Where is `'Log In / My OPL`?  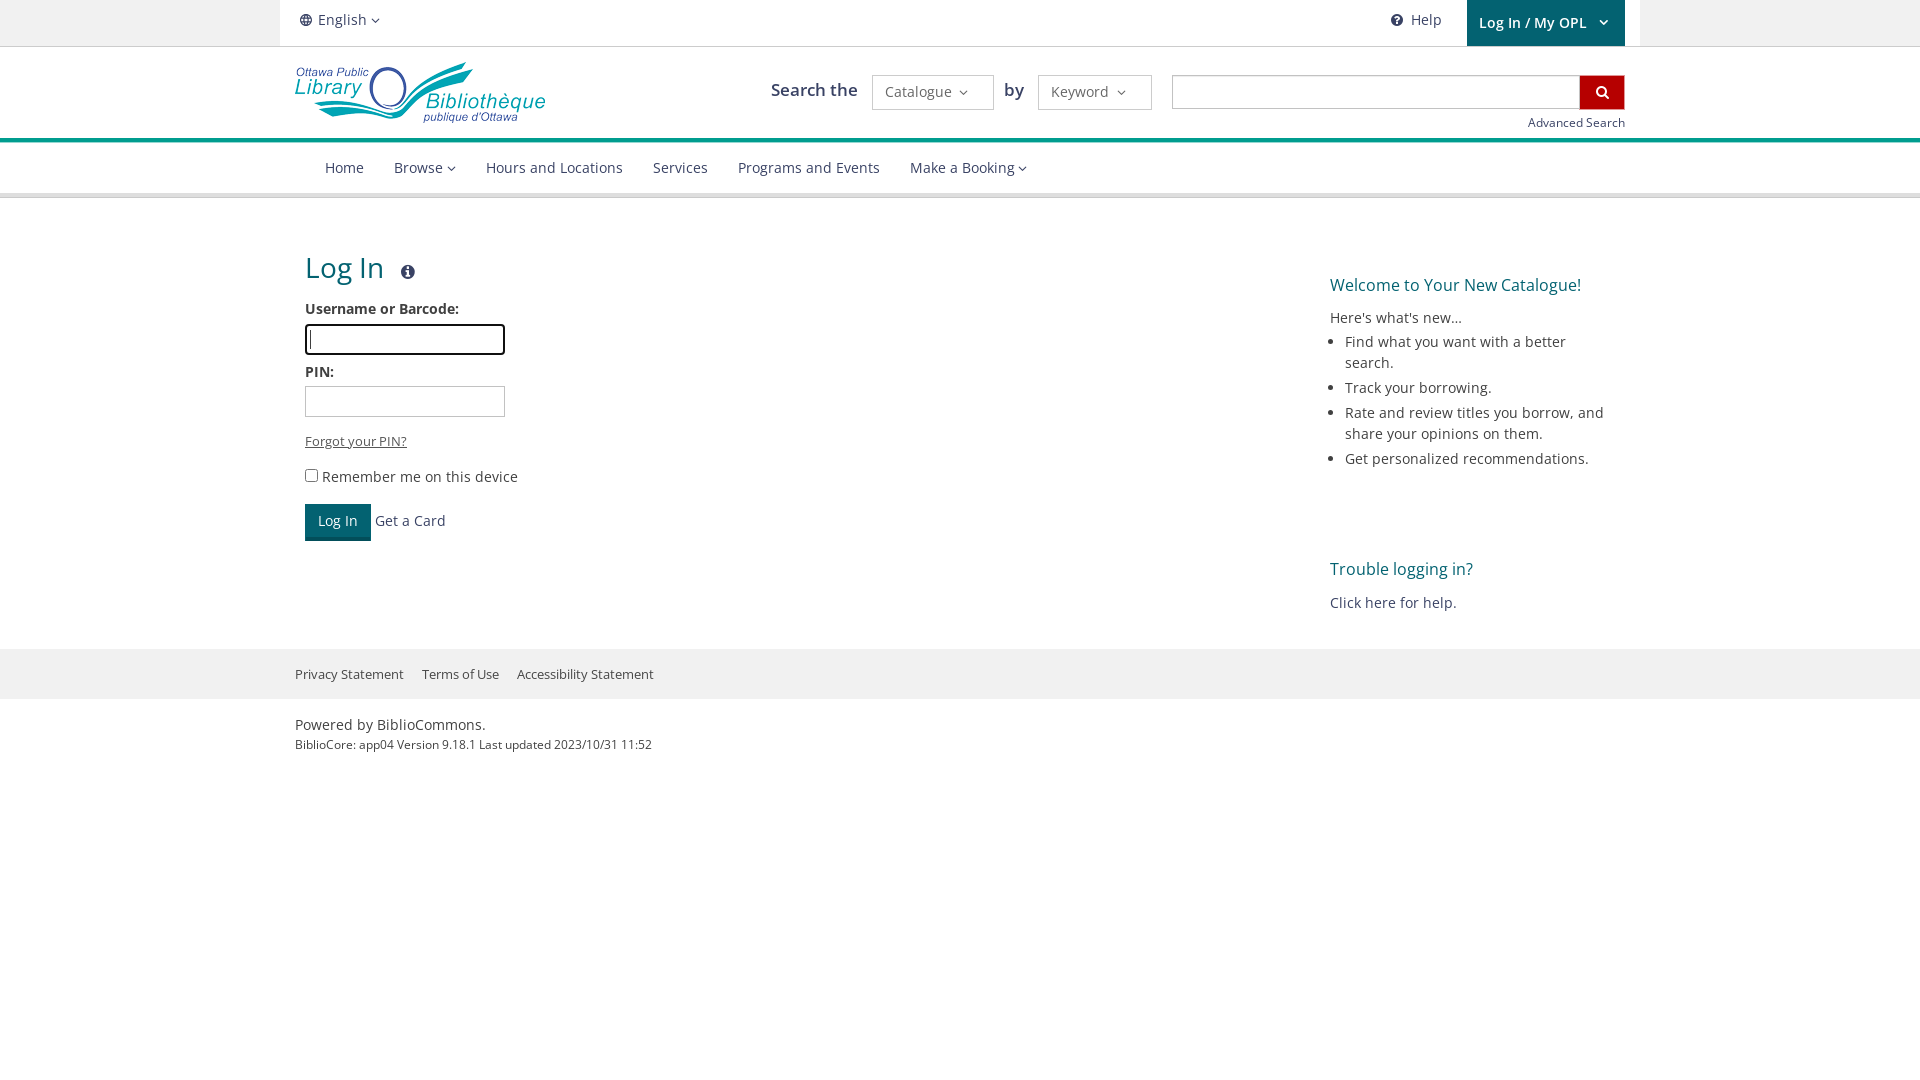
'Log In / My OPL is located at coordinates (1544, 23).